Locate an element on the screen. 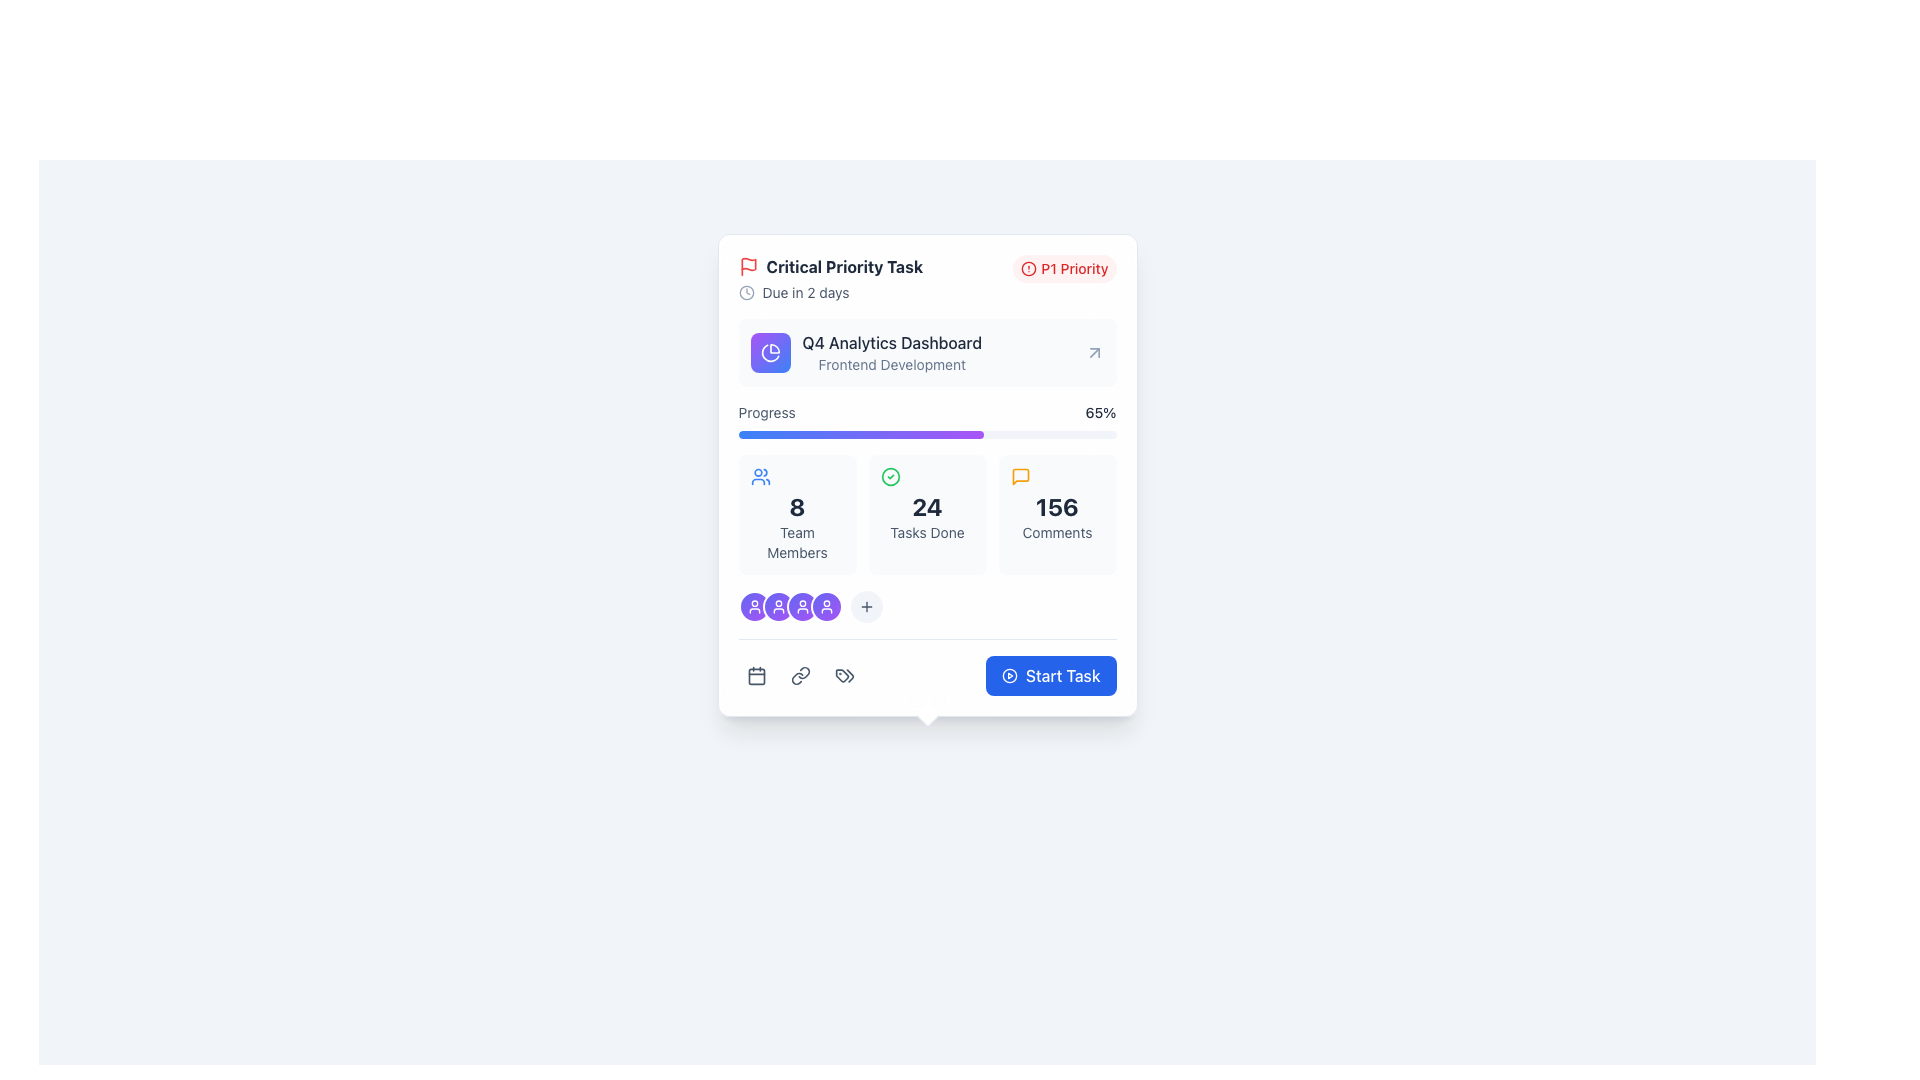  the informational widget that provides details about a high-priority task, including its title and urgency based on the due date is located at coordinates (830, 278).